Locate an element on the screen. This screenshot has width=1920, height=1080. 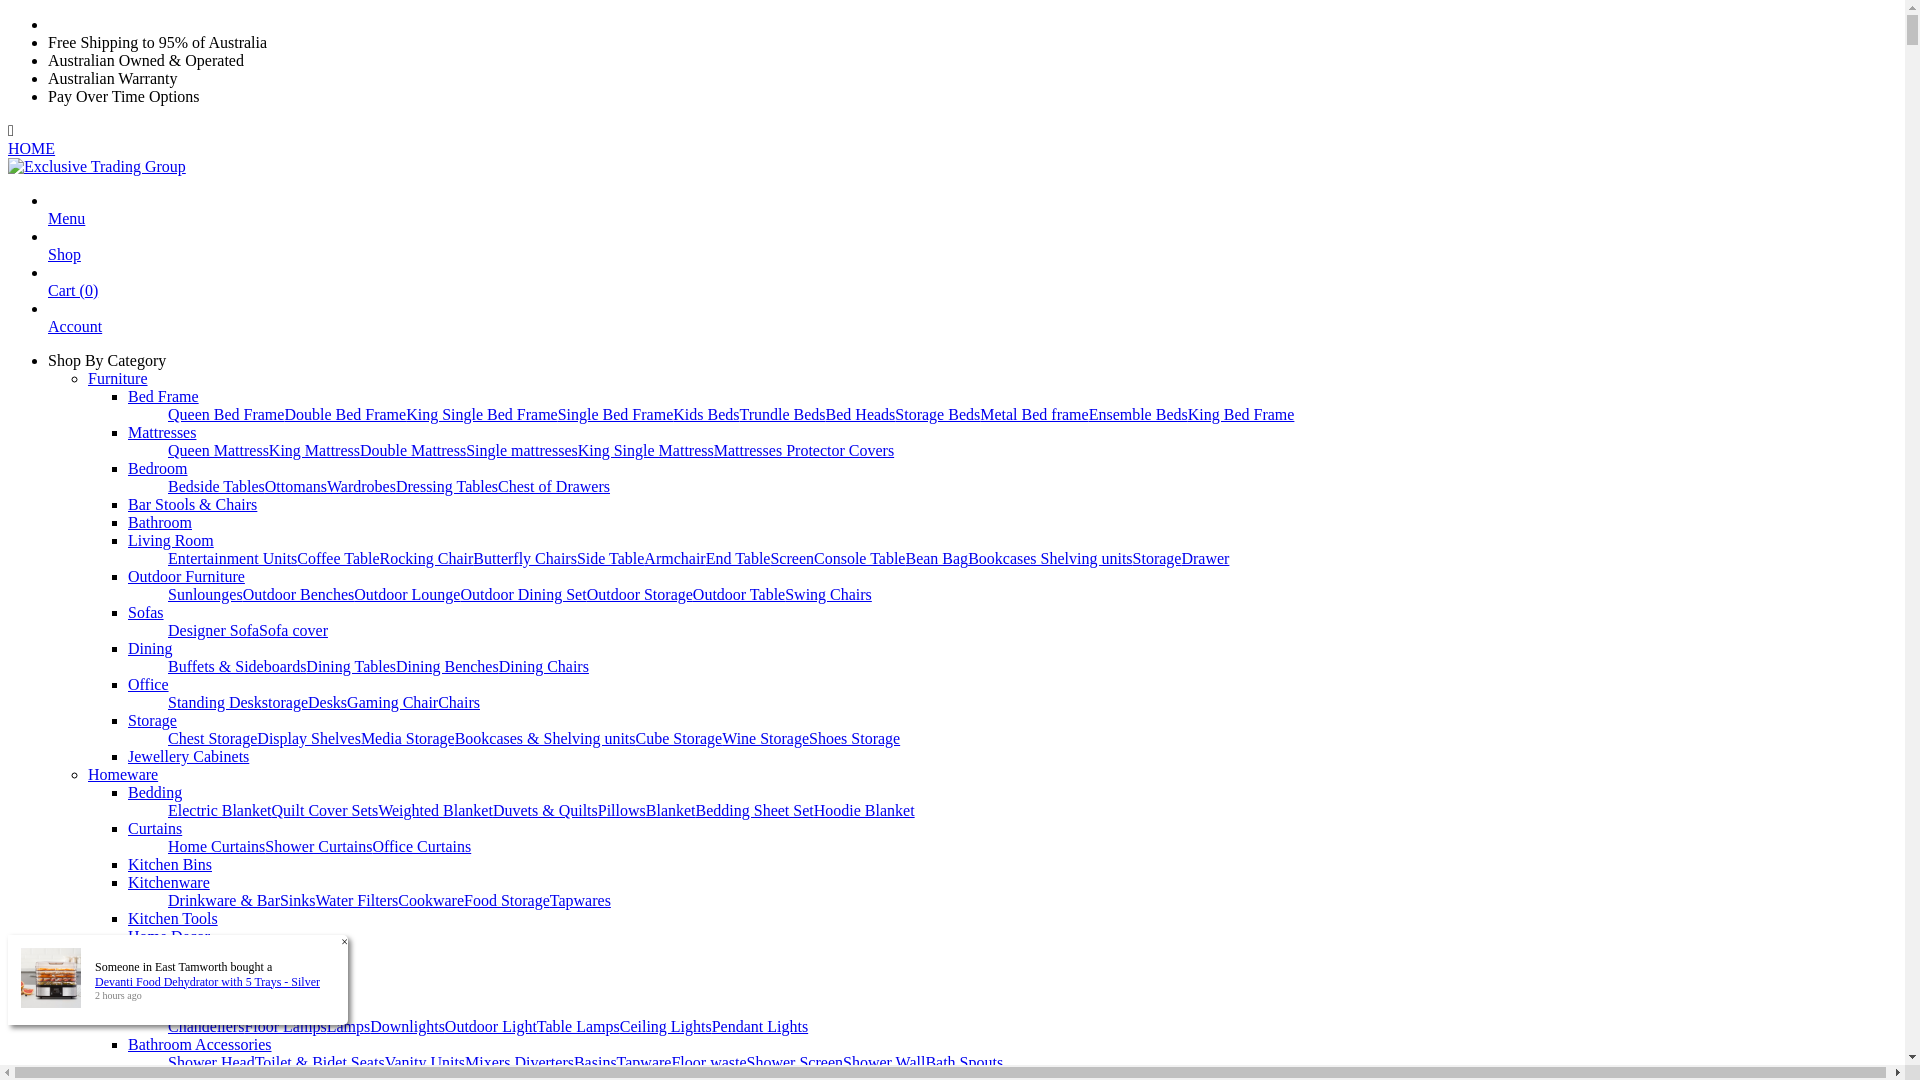
'Bathroom Accessories' is located at coordinates (200, 1043).